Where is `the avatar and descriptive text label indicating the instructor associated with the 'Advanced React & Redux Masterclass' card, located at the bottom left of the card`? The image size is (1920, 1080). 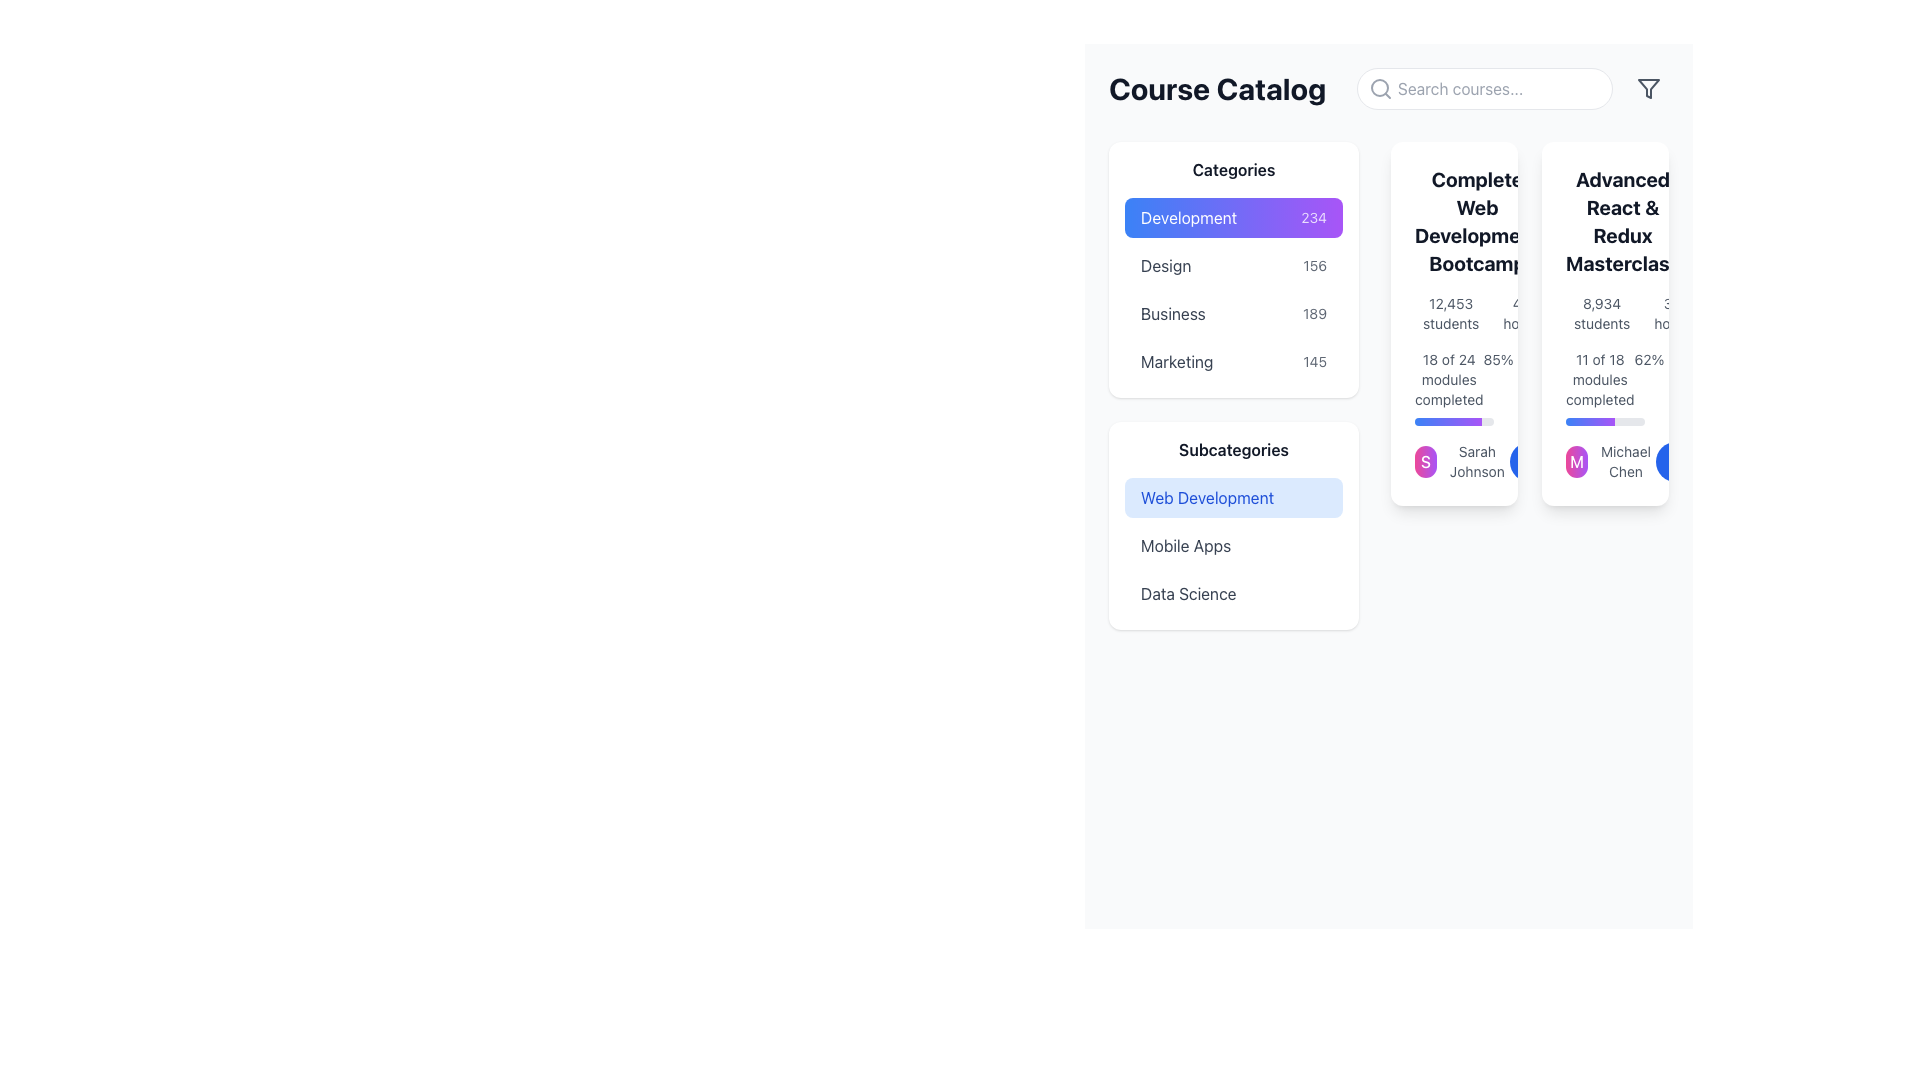 the avatar and descriptive text label indicating the instructor associated with the 'Advanced React & Redux Masterclass' card, located at the bottom left of the card is located at coordinates (1605, 462).